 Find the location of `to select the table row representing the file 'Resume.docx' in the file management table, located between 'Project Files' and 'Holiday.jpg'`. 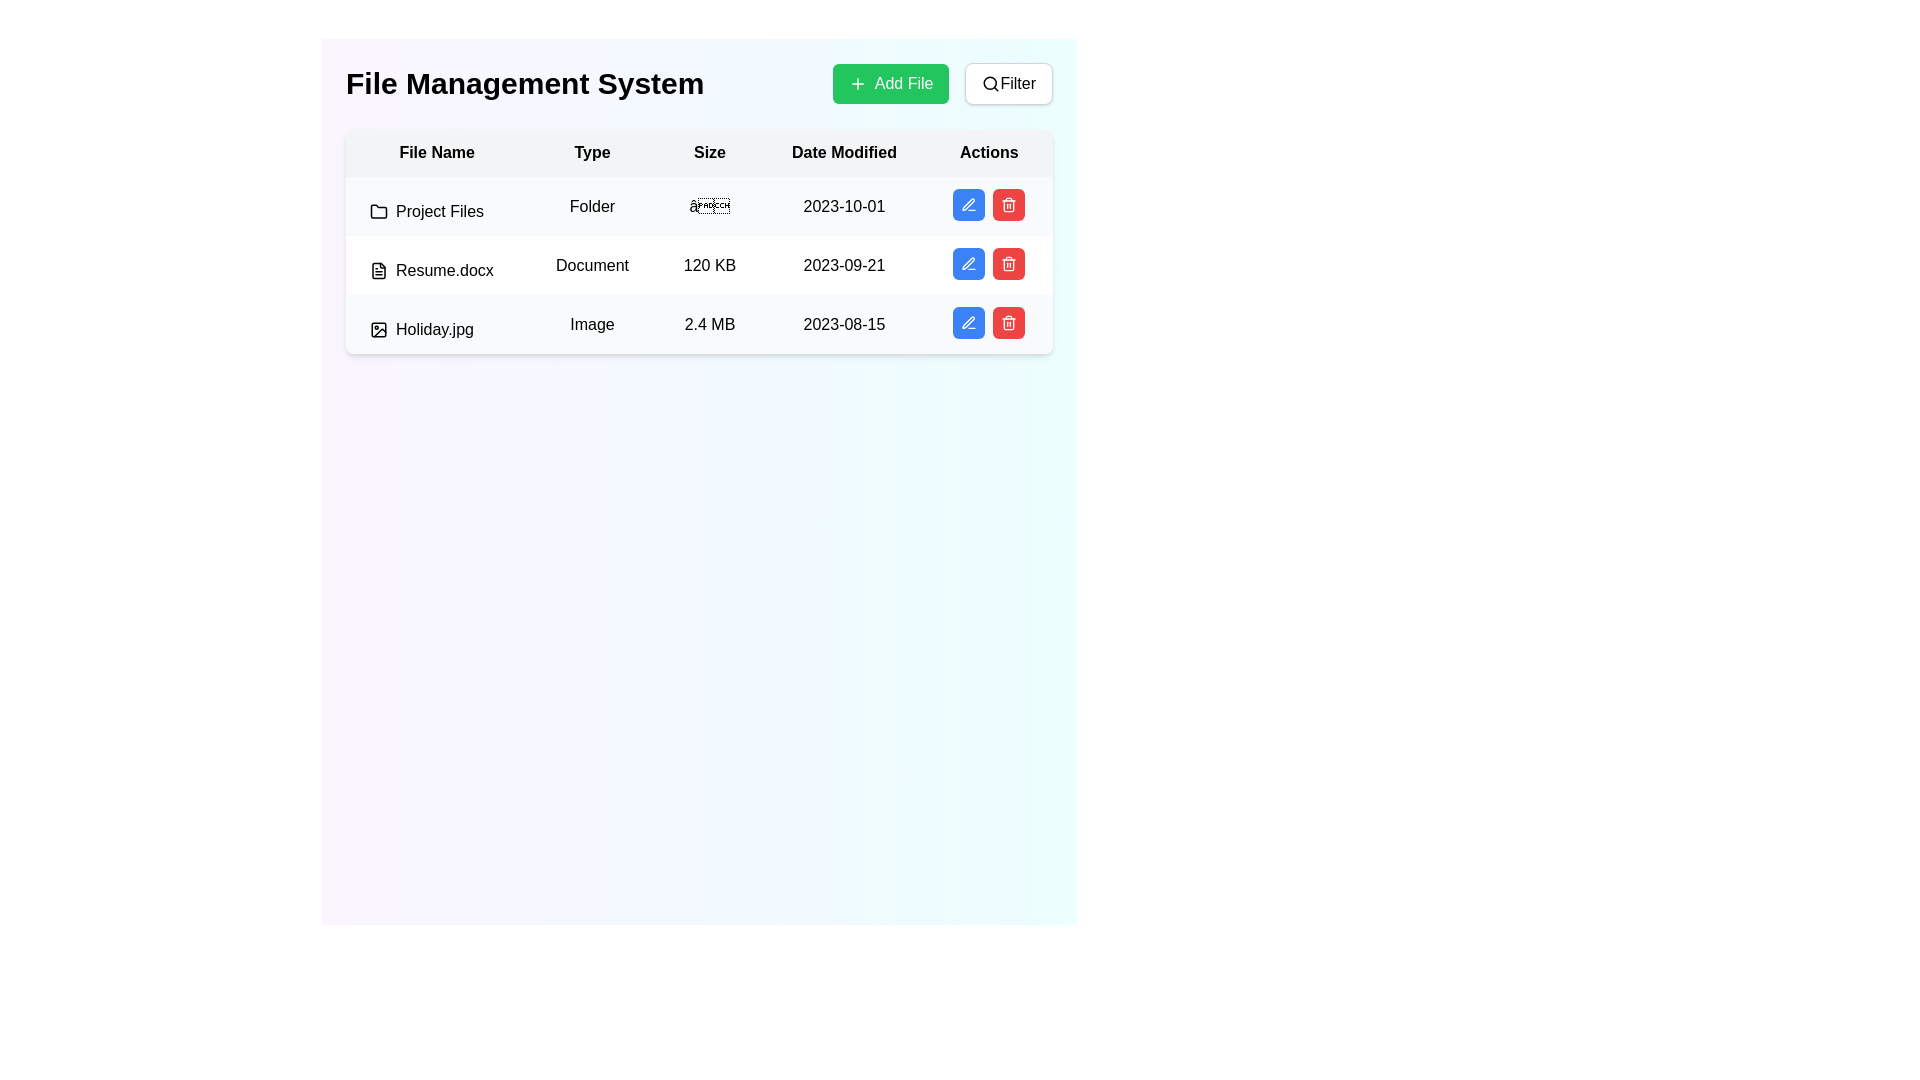

to select the table row representing the file 'Resume.docx' in the file management table, located between 'Project Files' and 'Holiday.jpg' is located at coordinates (699, 240).